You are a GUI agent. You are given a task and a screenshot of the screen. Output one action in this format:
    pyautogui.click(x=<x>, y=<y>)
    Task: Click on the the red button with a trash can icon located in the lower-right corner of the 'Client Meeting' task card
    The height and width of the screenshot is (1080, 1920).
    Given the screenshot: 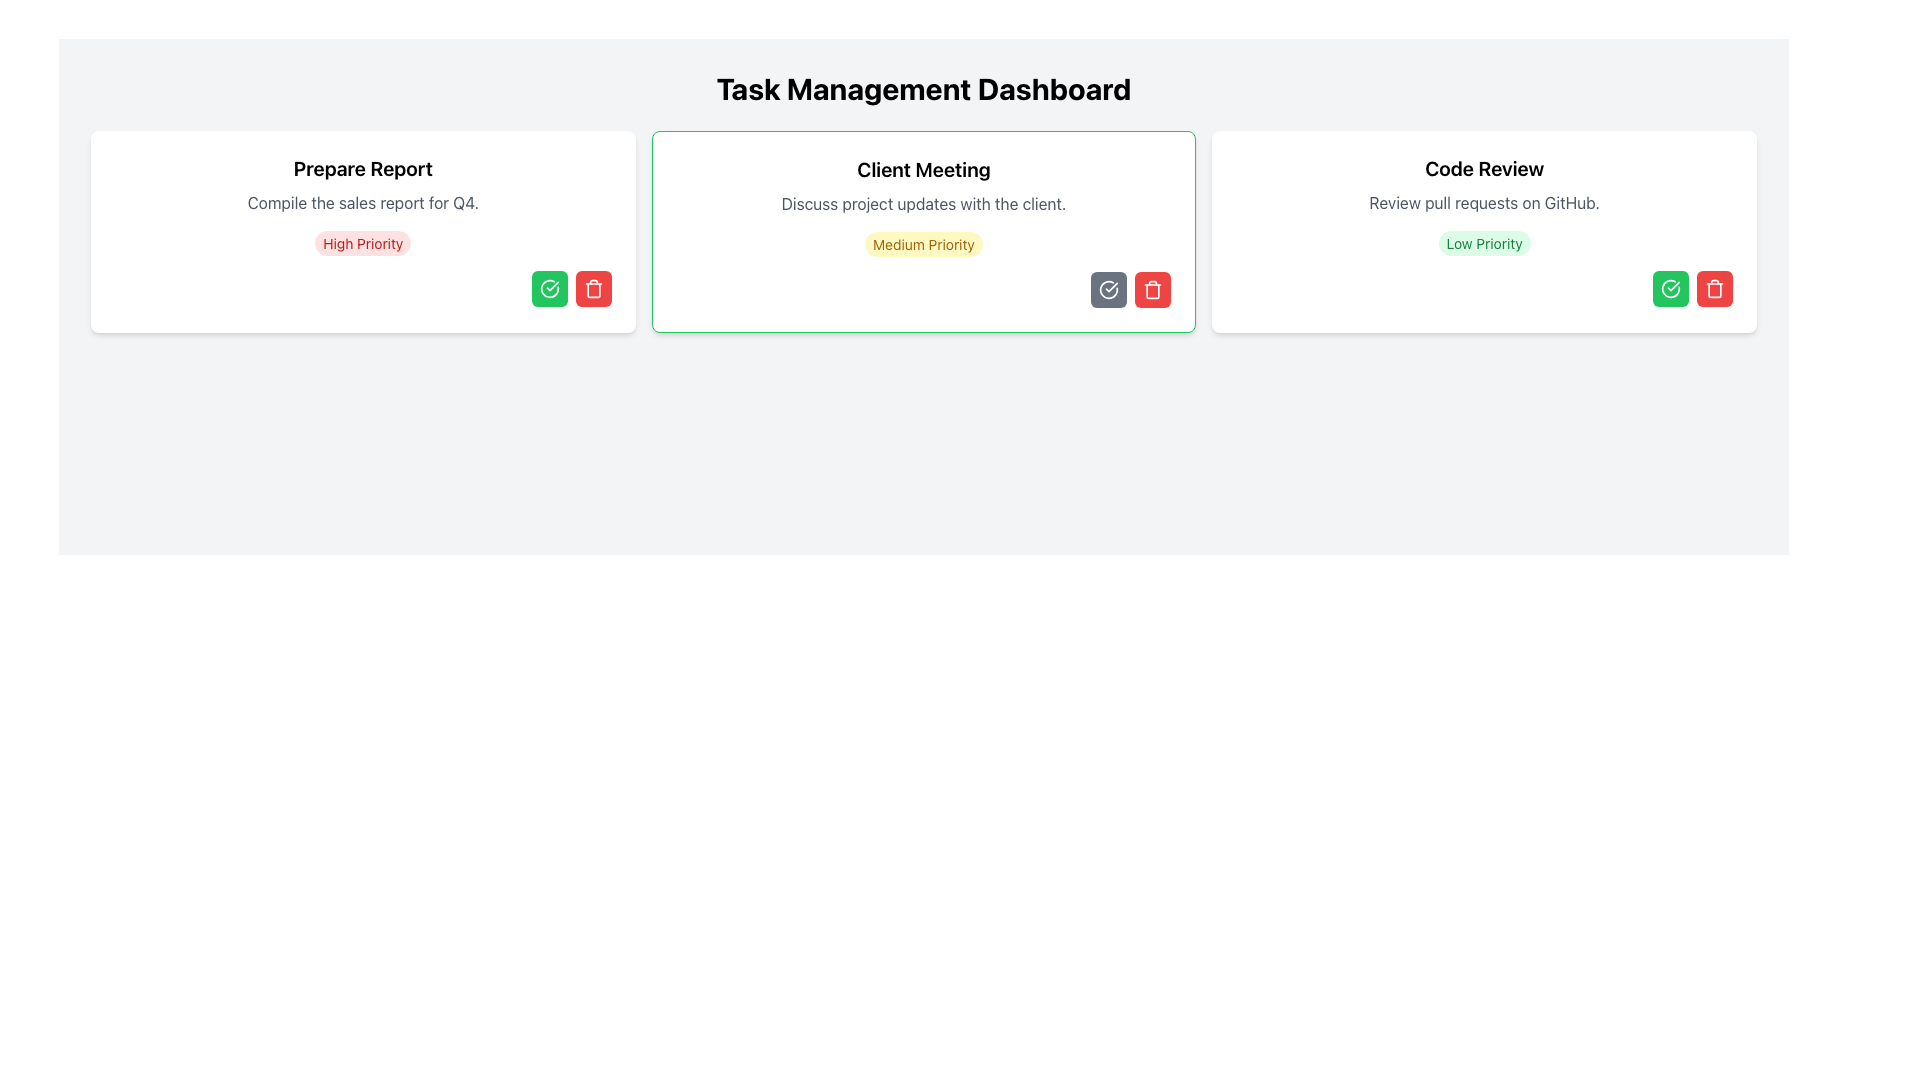 What is the action you would take?
    pyautogui.click(x=1153, y=289)
    